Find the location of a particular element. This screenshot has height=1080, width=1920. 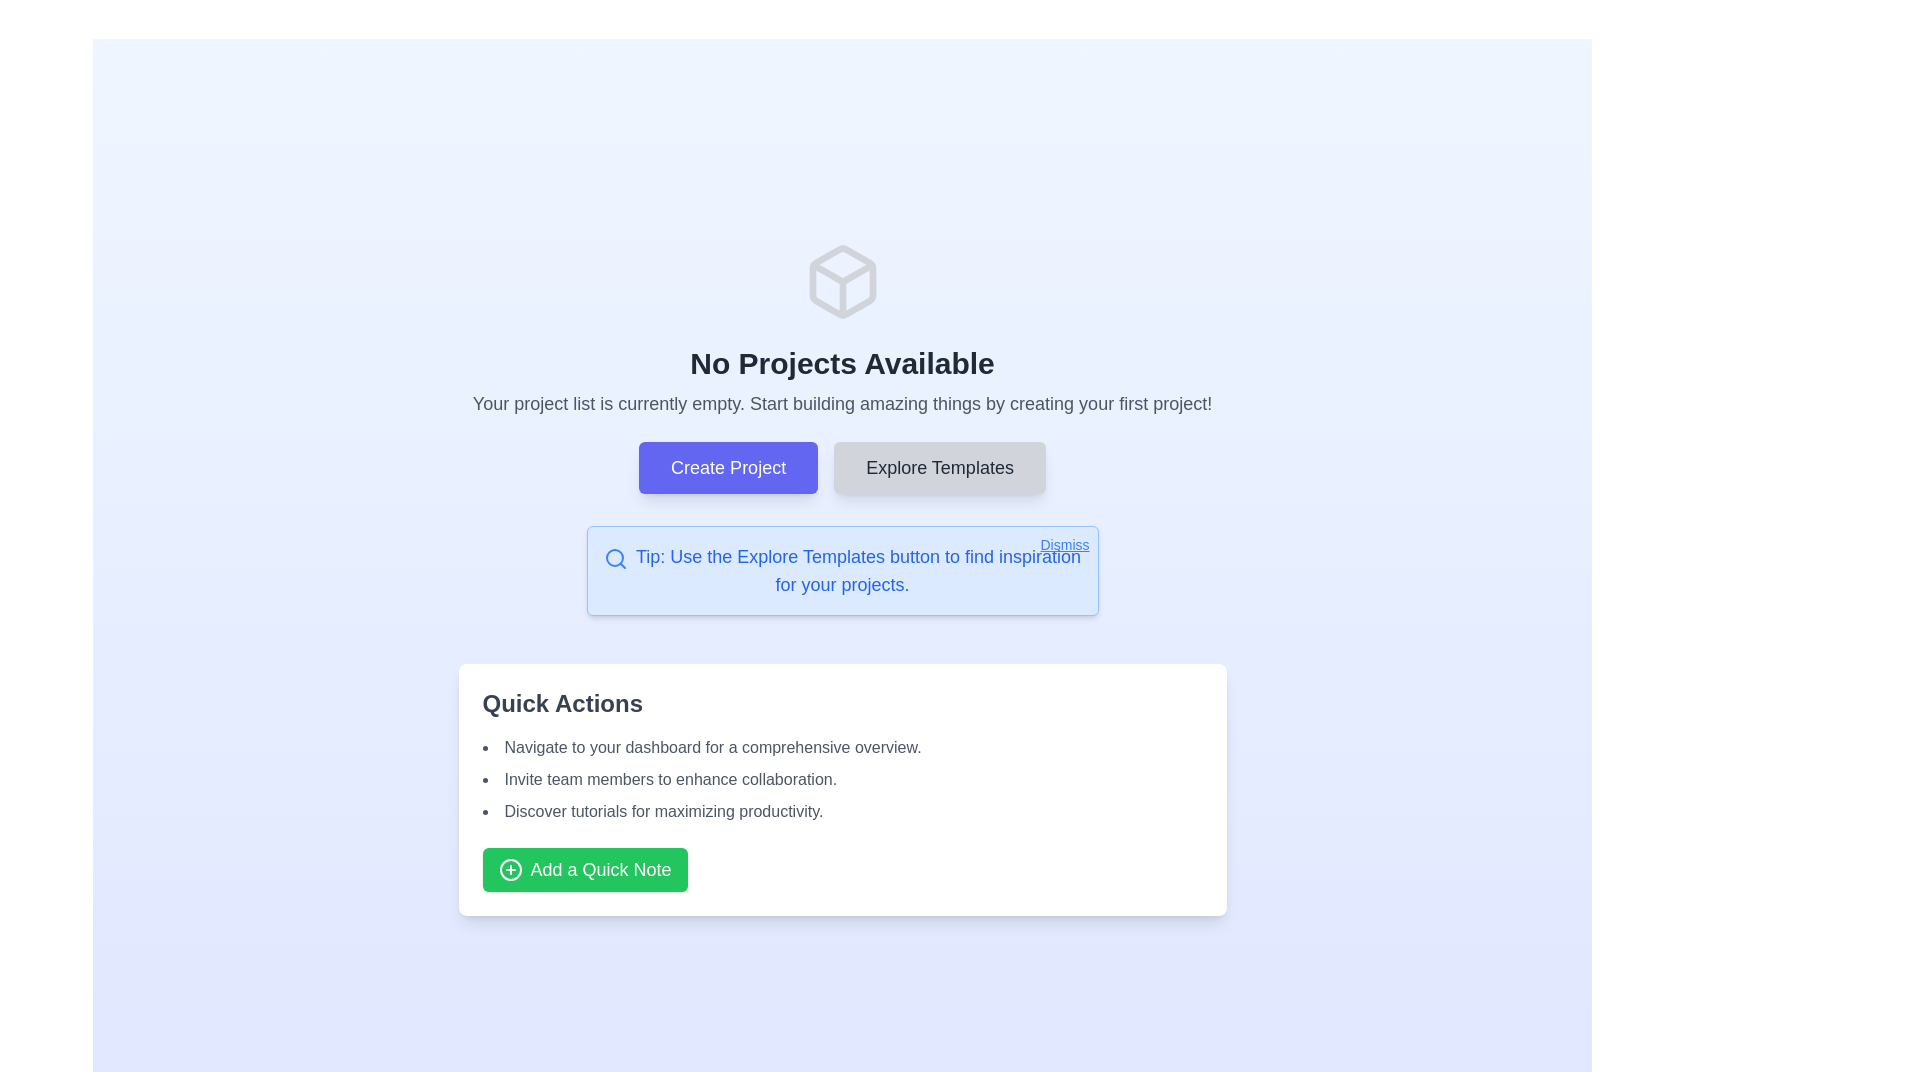

the 'Dismiss' button styled as a hyperlink with a blue font color located at the top-right corner of the notification box is located at coordinates (1064, 544).